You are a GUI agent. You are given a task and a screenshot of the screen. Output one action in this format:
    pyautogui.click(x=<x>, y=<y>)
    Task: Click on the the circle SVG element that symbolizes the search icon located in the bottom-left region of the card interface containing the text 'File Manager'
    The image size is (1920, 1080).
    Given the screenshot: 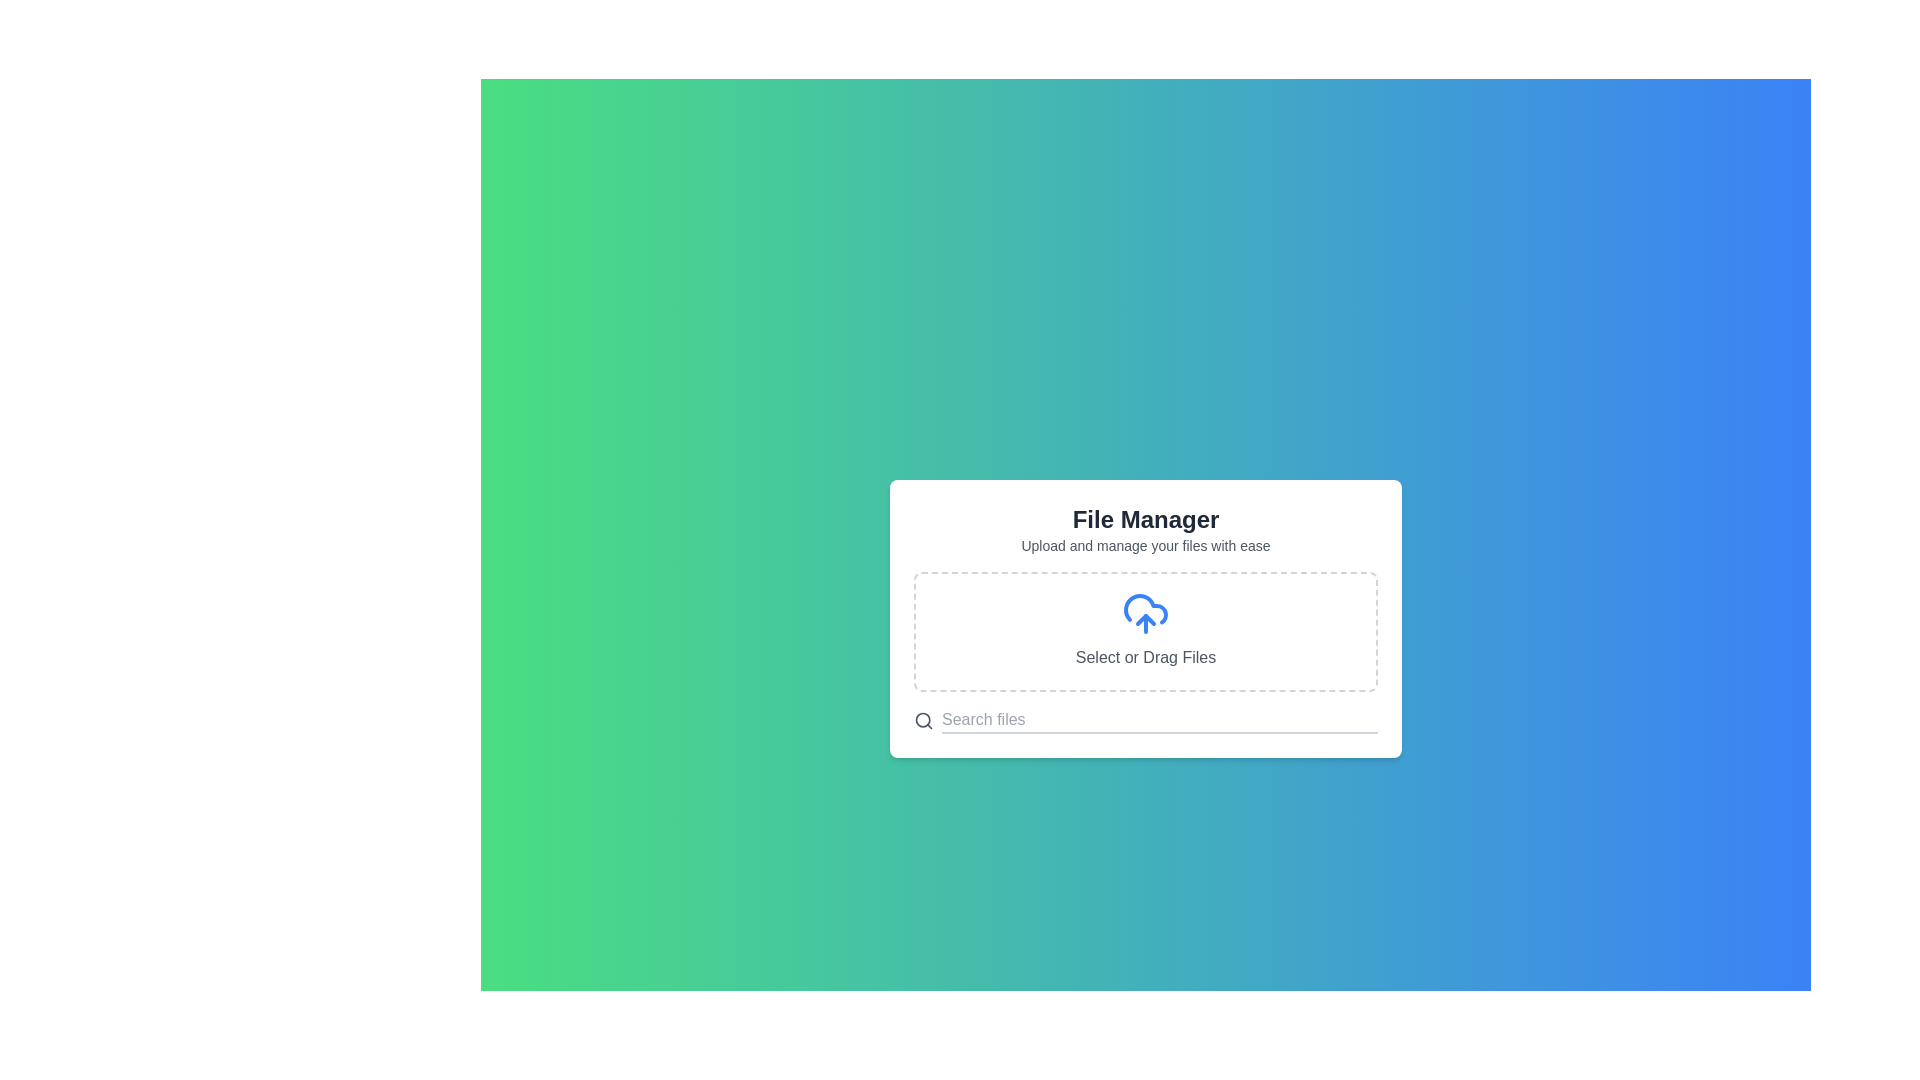 What is the action you would take?
    pyautogui.click(x=922, y=720)
    